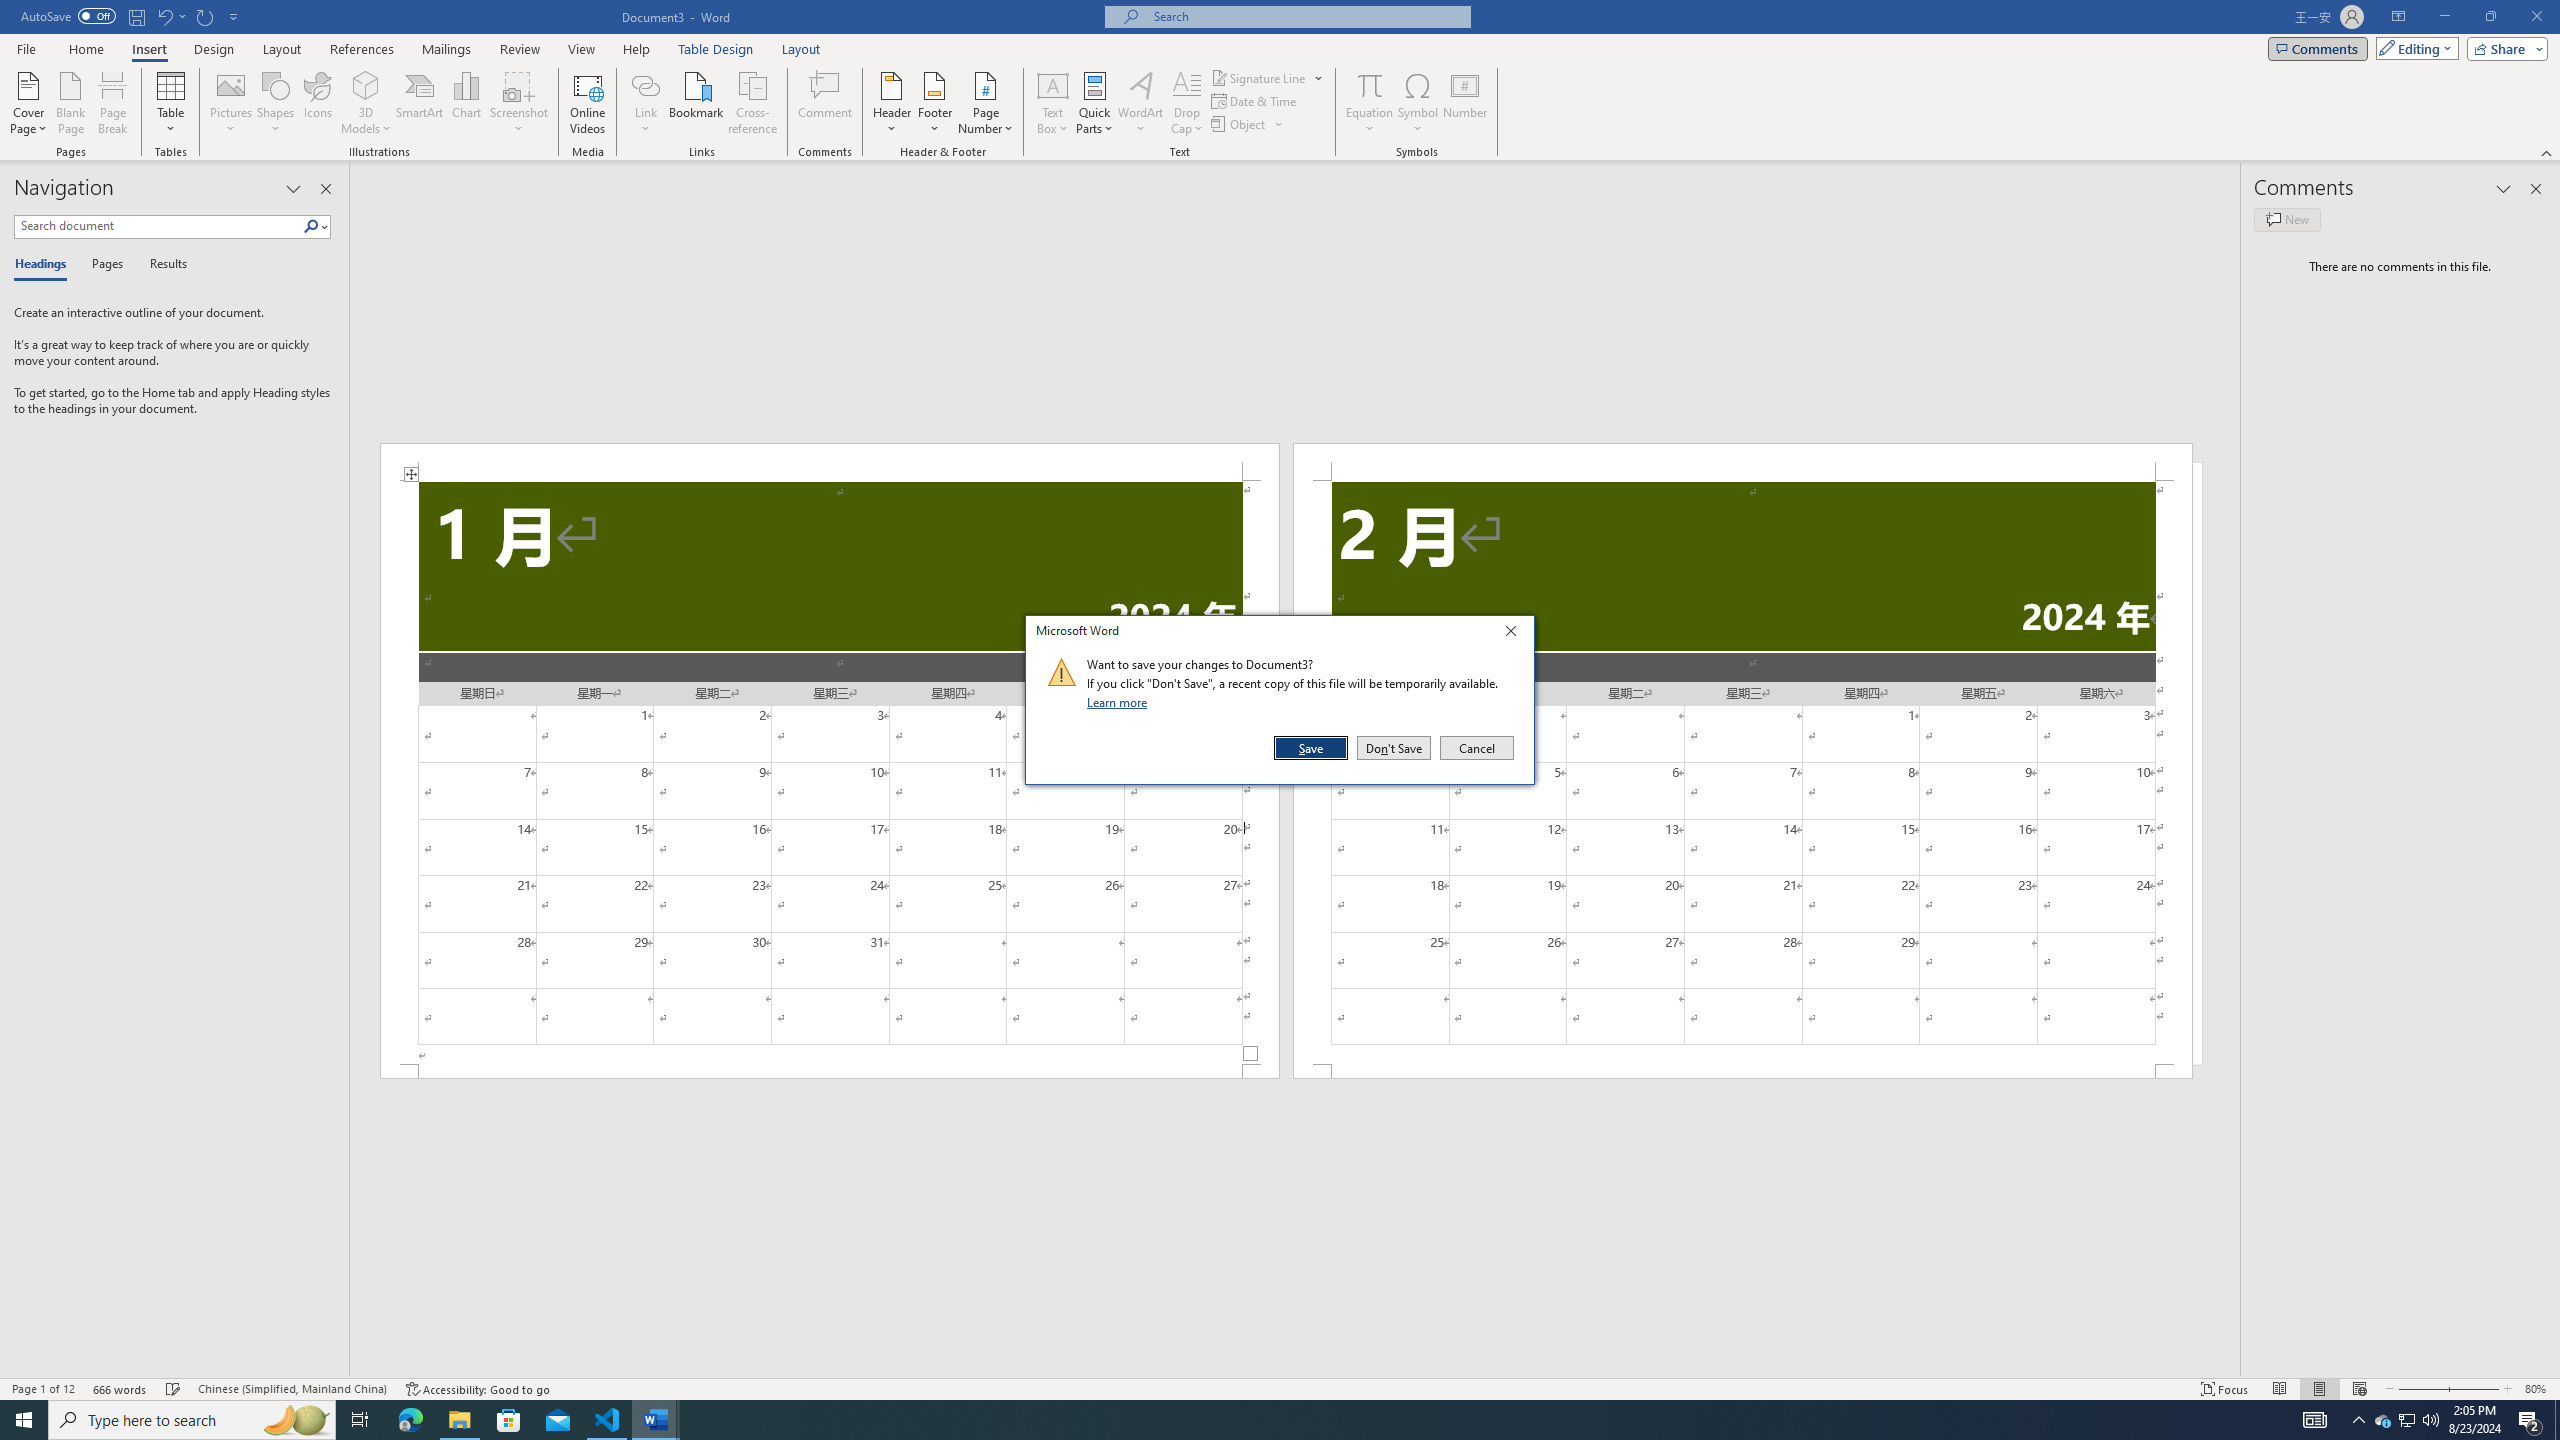 Image resolution: width=2560 pixels, height=1440 pixels. What do you see at coordinates (518, 103) in the screenshot?
I see `'Screenshot'` at bounding box center [518, 103].